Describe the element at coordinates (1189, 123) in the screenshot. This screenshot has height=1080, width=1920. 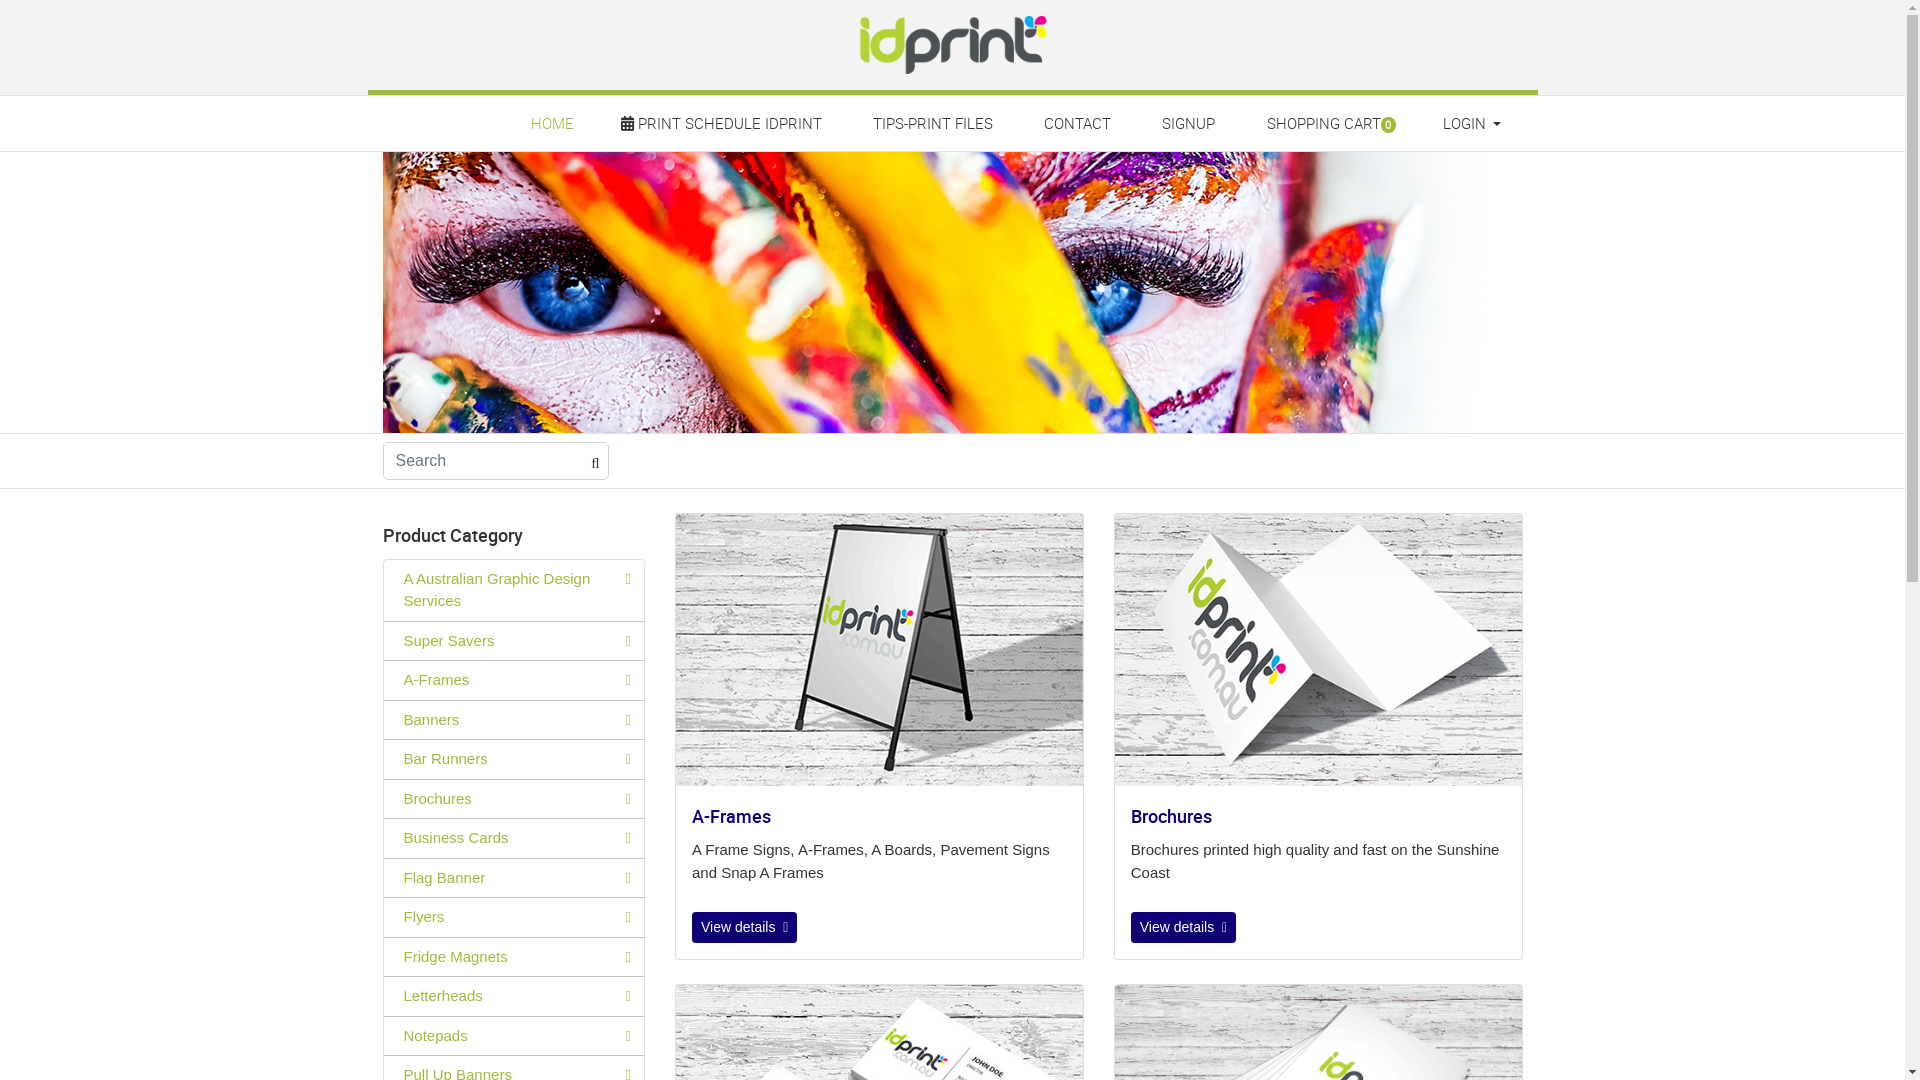
I see `'SIGNUP'` at that location.